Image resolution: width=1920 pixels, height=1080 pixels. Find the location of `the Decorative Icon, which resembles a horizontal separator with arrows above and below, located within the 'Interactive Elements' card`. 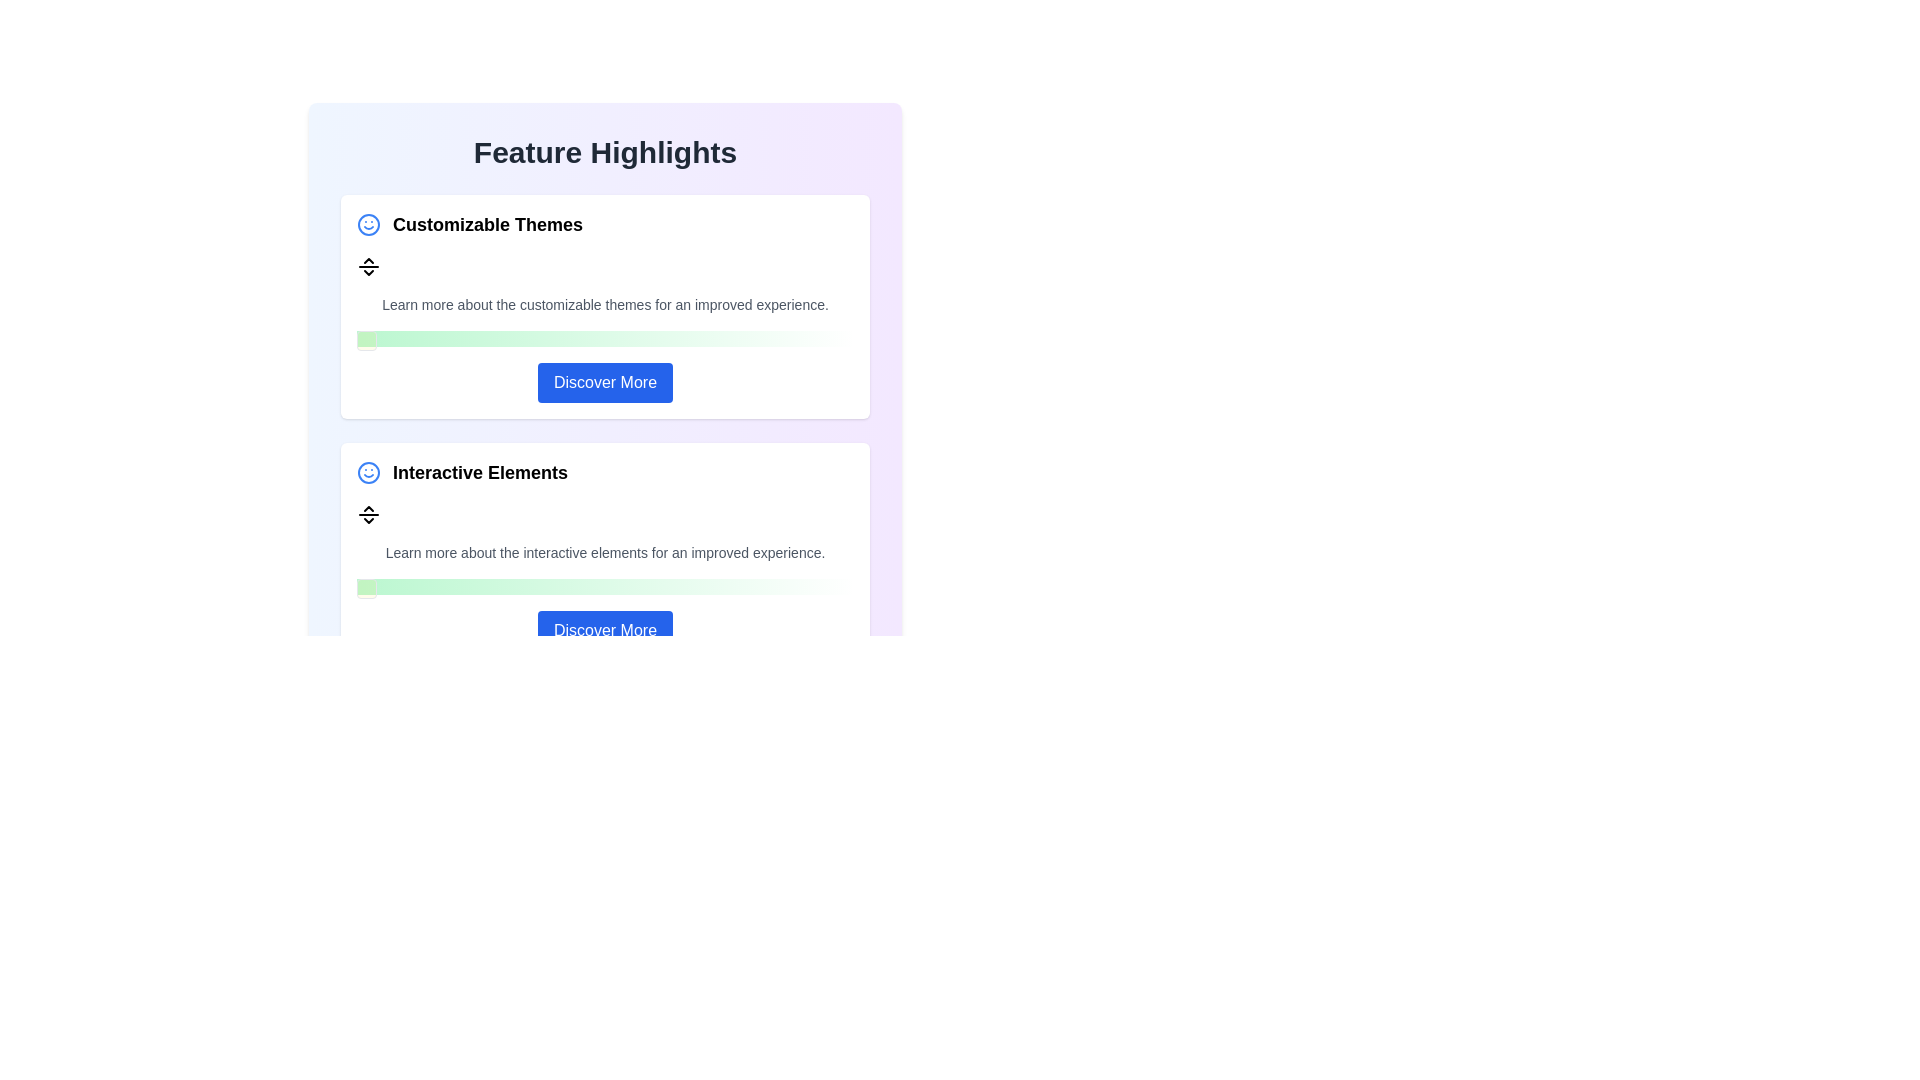

the Decorative Icon, which resembles a horizontal separator with arrows above and below, located within the 'Interactive Elements' card is located at coordinates (369, 514).